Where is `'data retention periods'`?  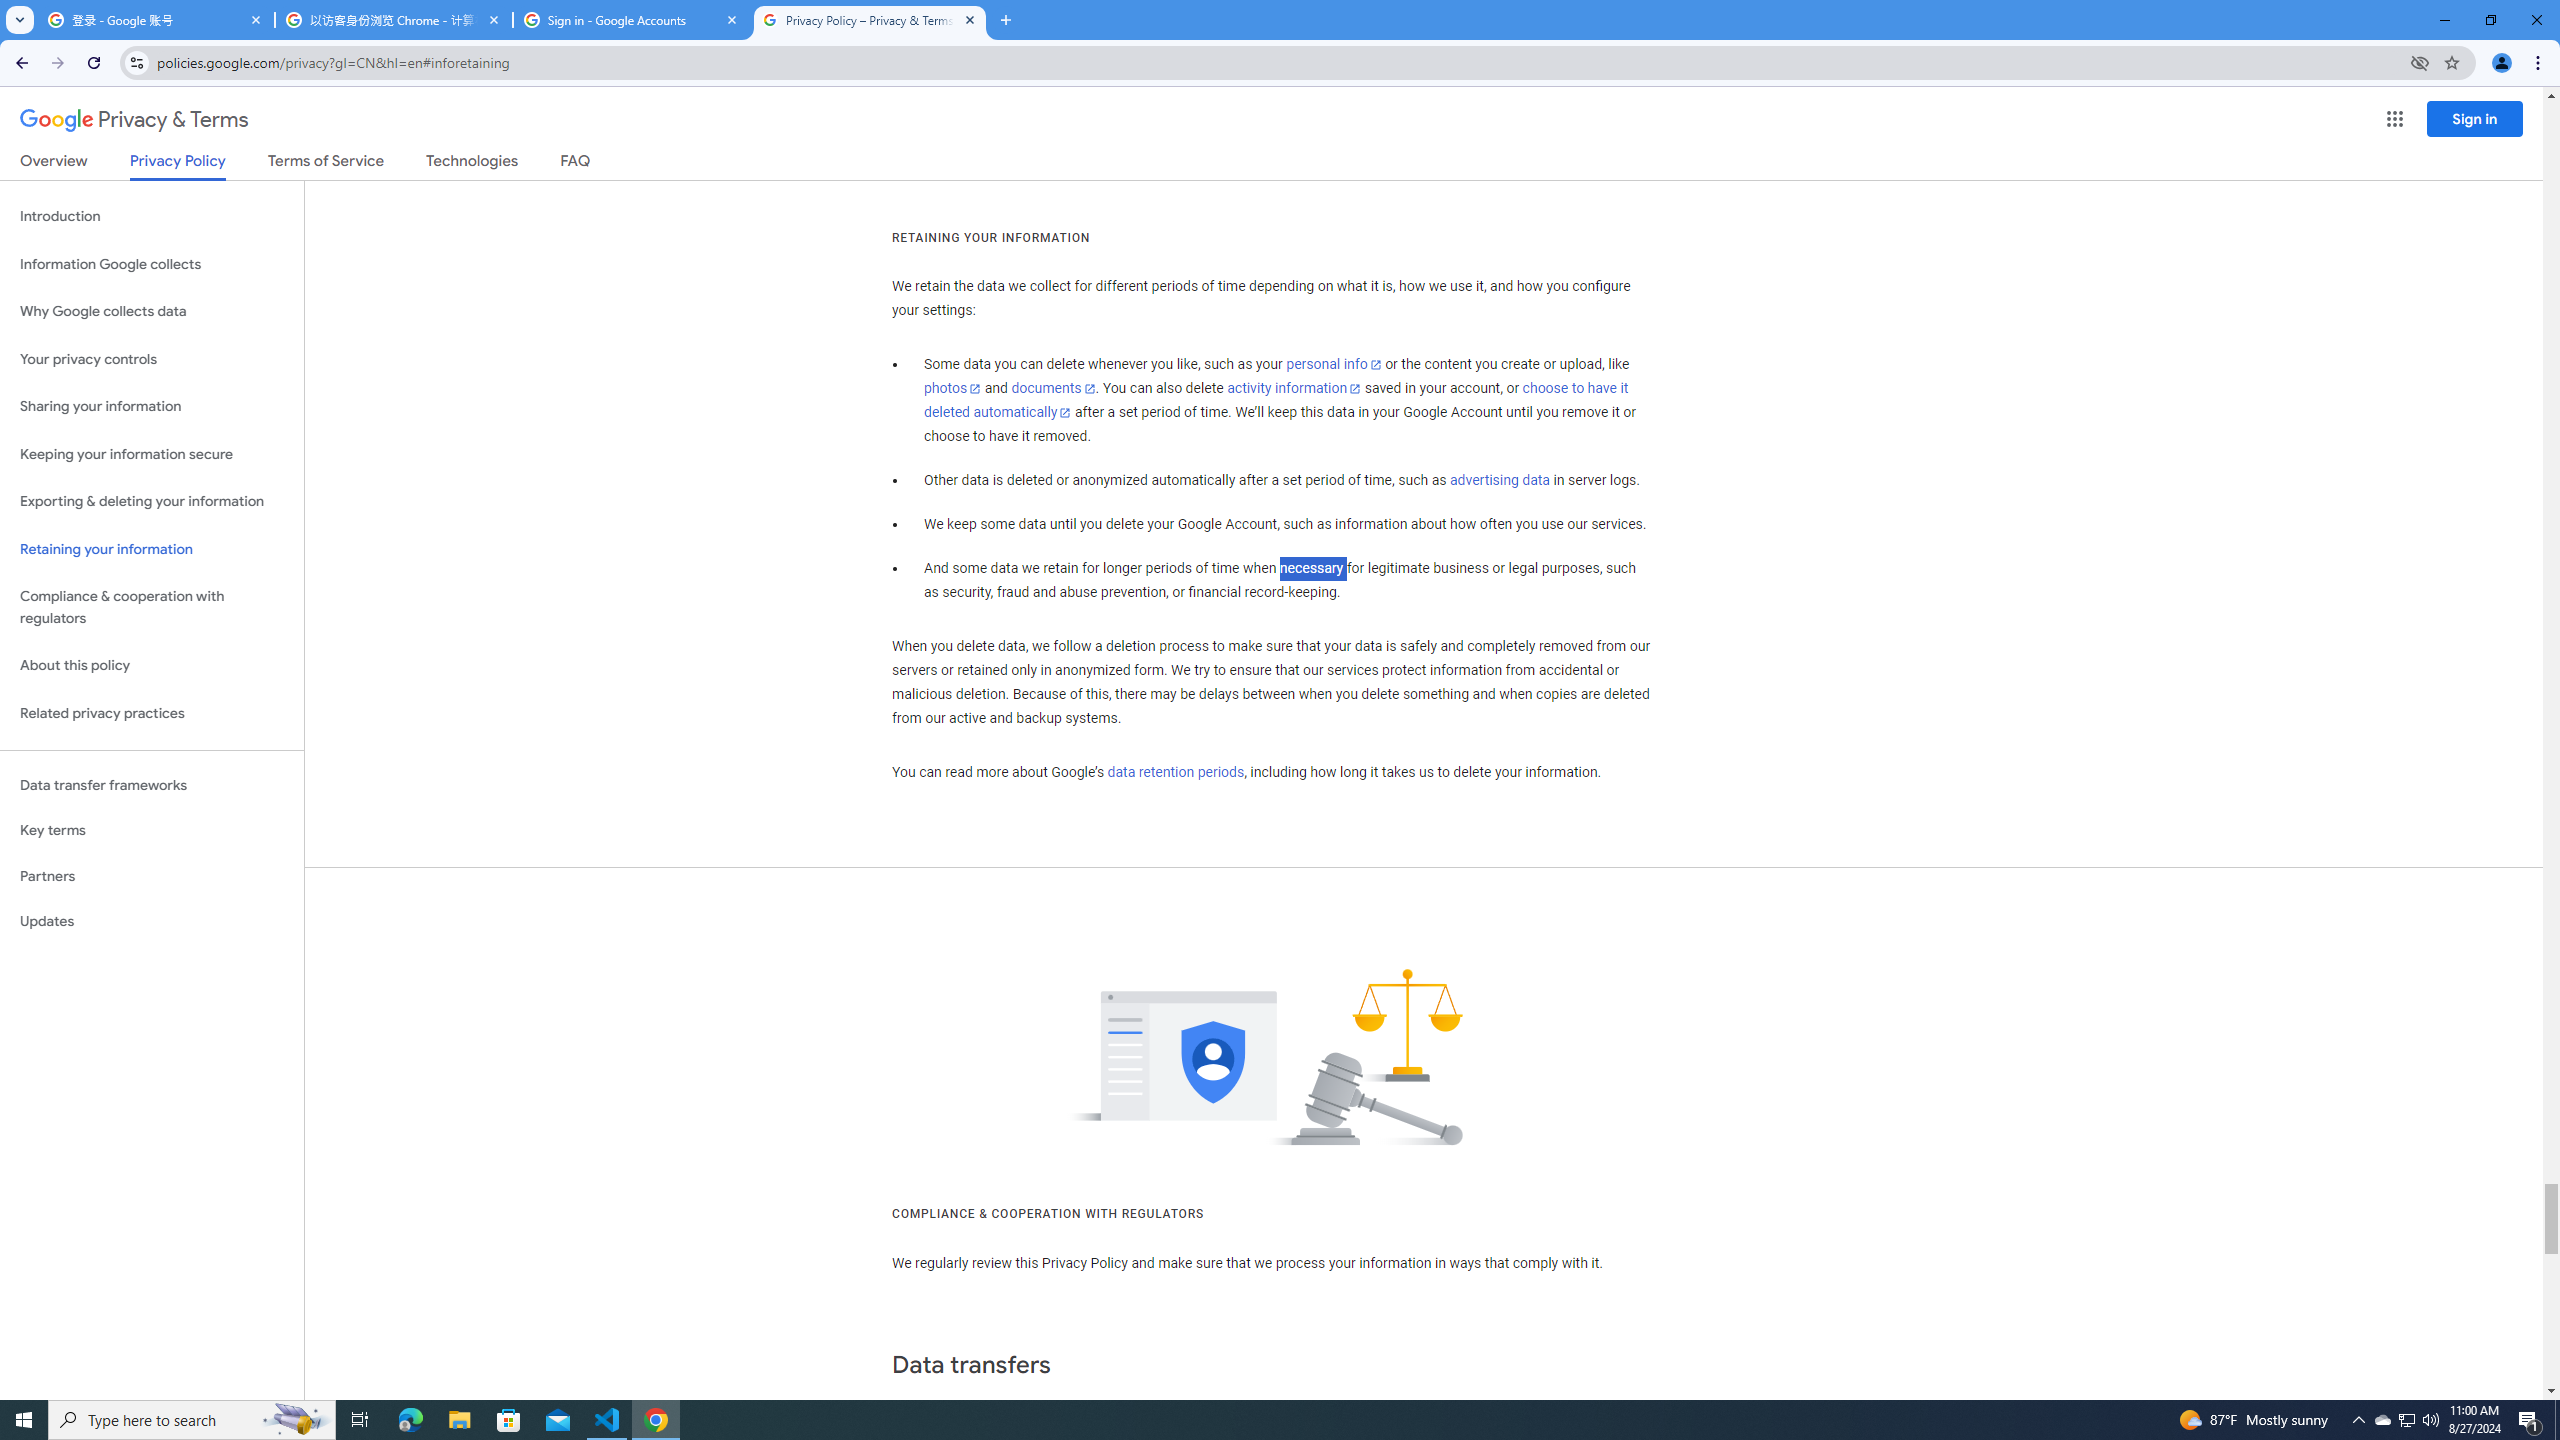
'data retention periods' is located at coordinates (1174, 773).